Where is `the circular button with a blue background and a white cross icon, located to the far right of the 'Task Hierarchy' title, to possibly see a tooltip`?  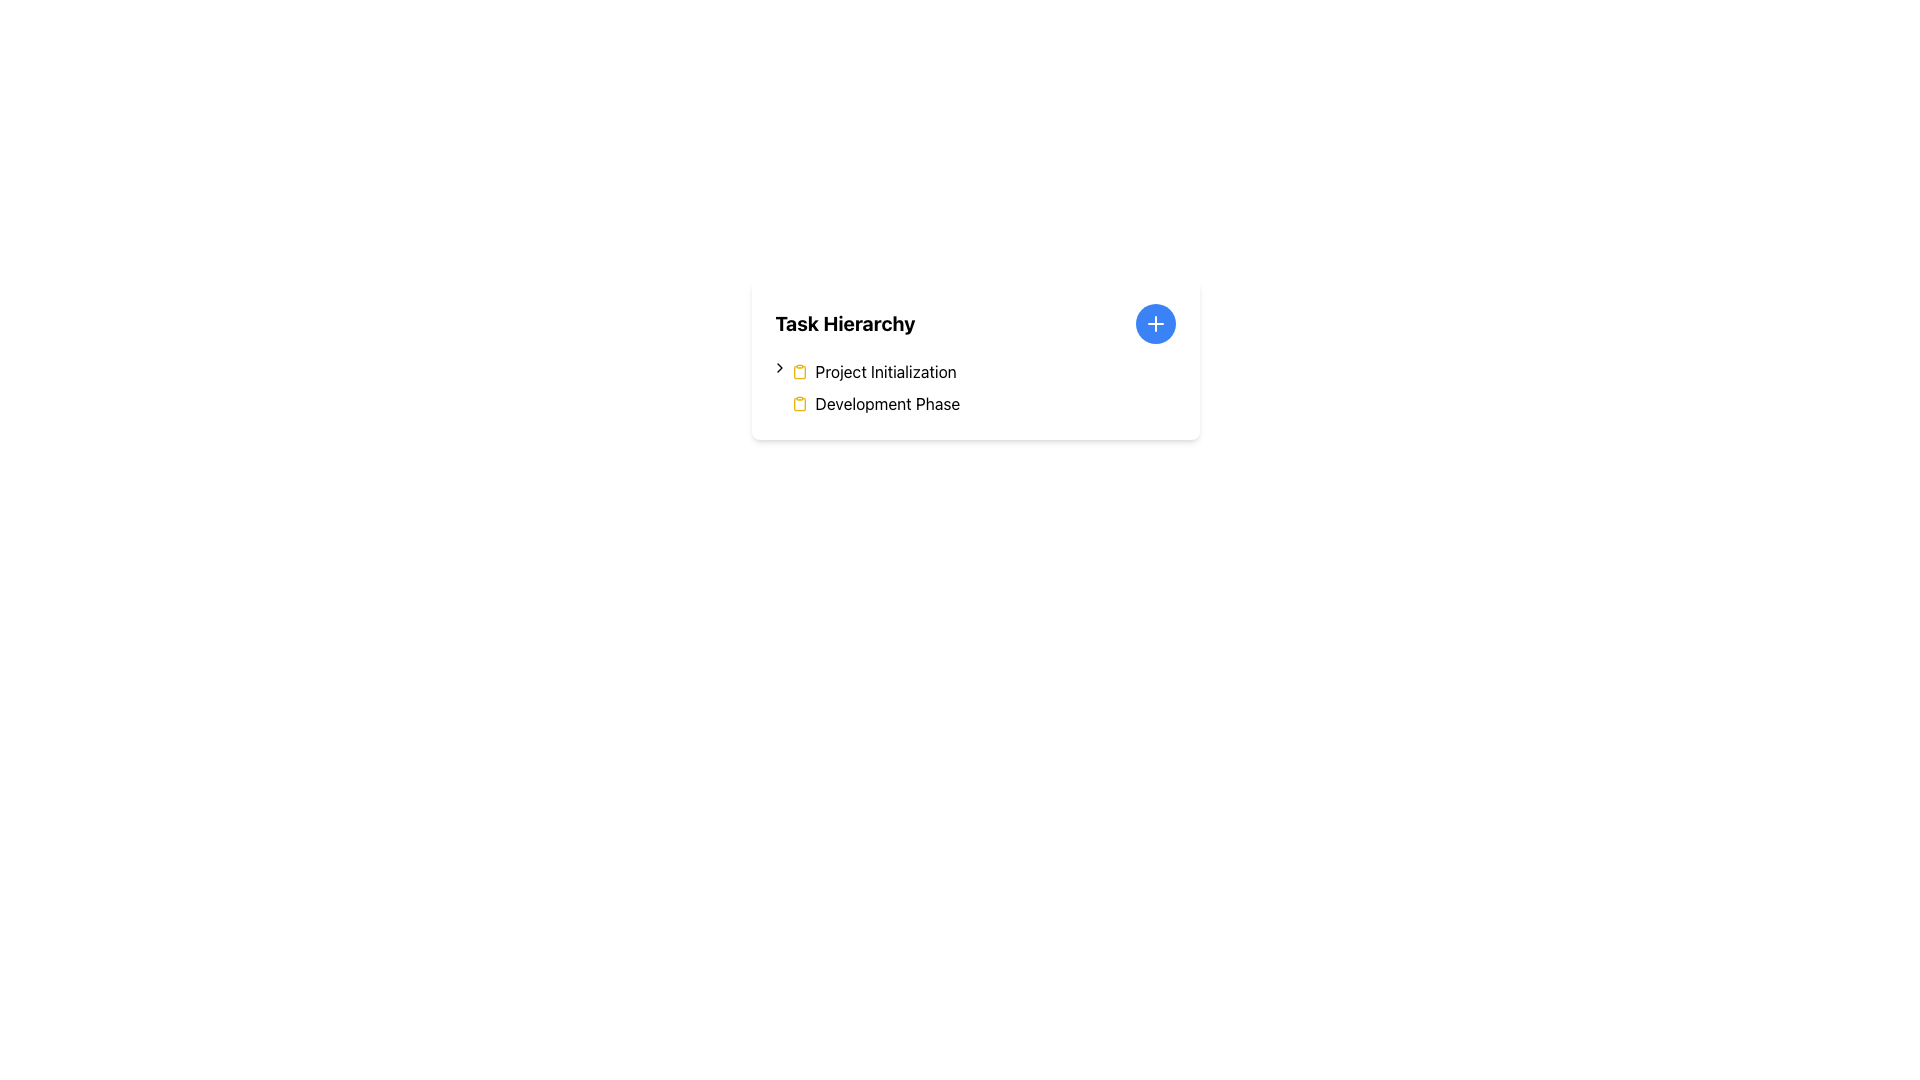
the circular button with a blue background and a white cross icon, located to the far right of the 'Task Hierarchy' title, to possibly see a tooltip is located at coordinates (1155, 323).